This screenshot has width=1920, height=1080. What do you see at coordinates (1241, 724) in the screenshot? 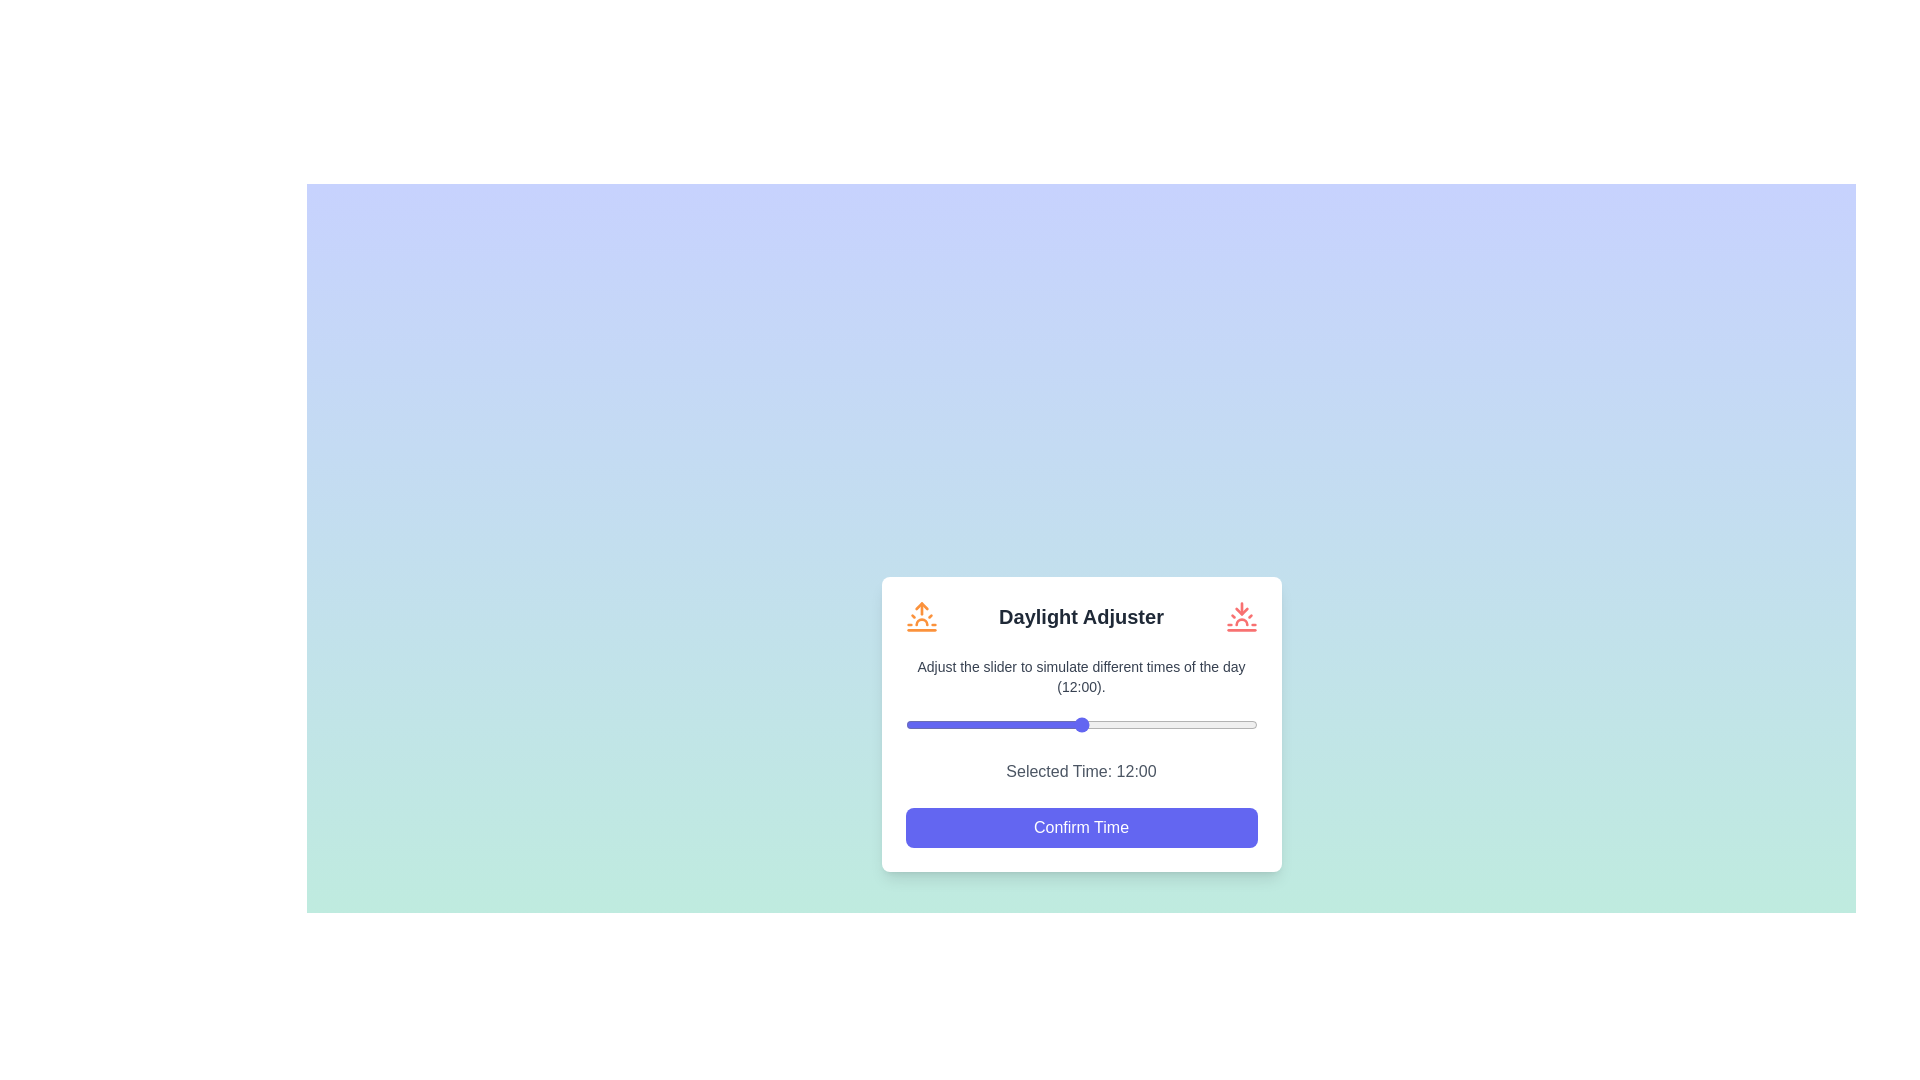
I see `the slider to set the time to 23` at bounding box center [1241, 724].